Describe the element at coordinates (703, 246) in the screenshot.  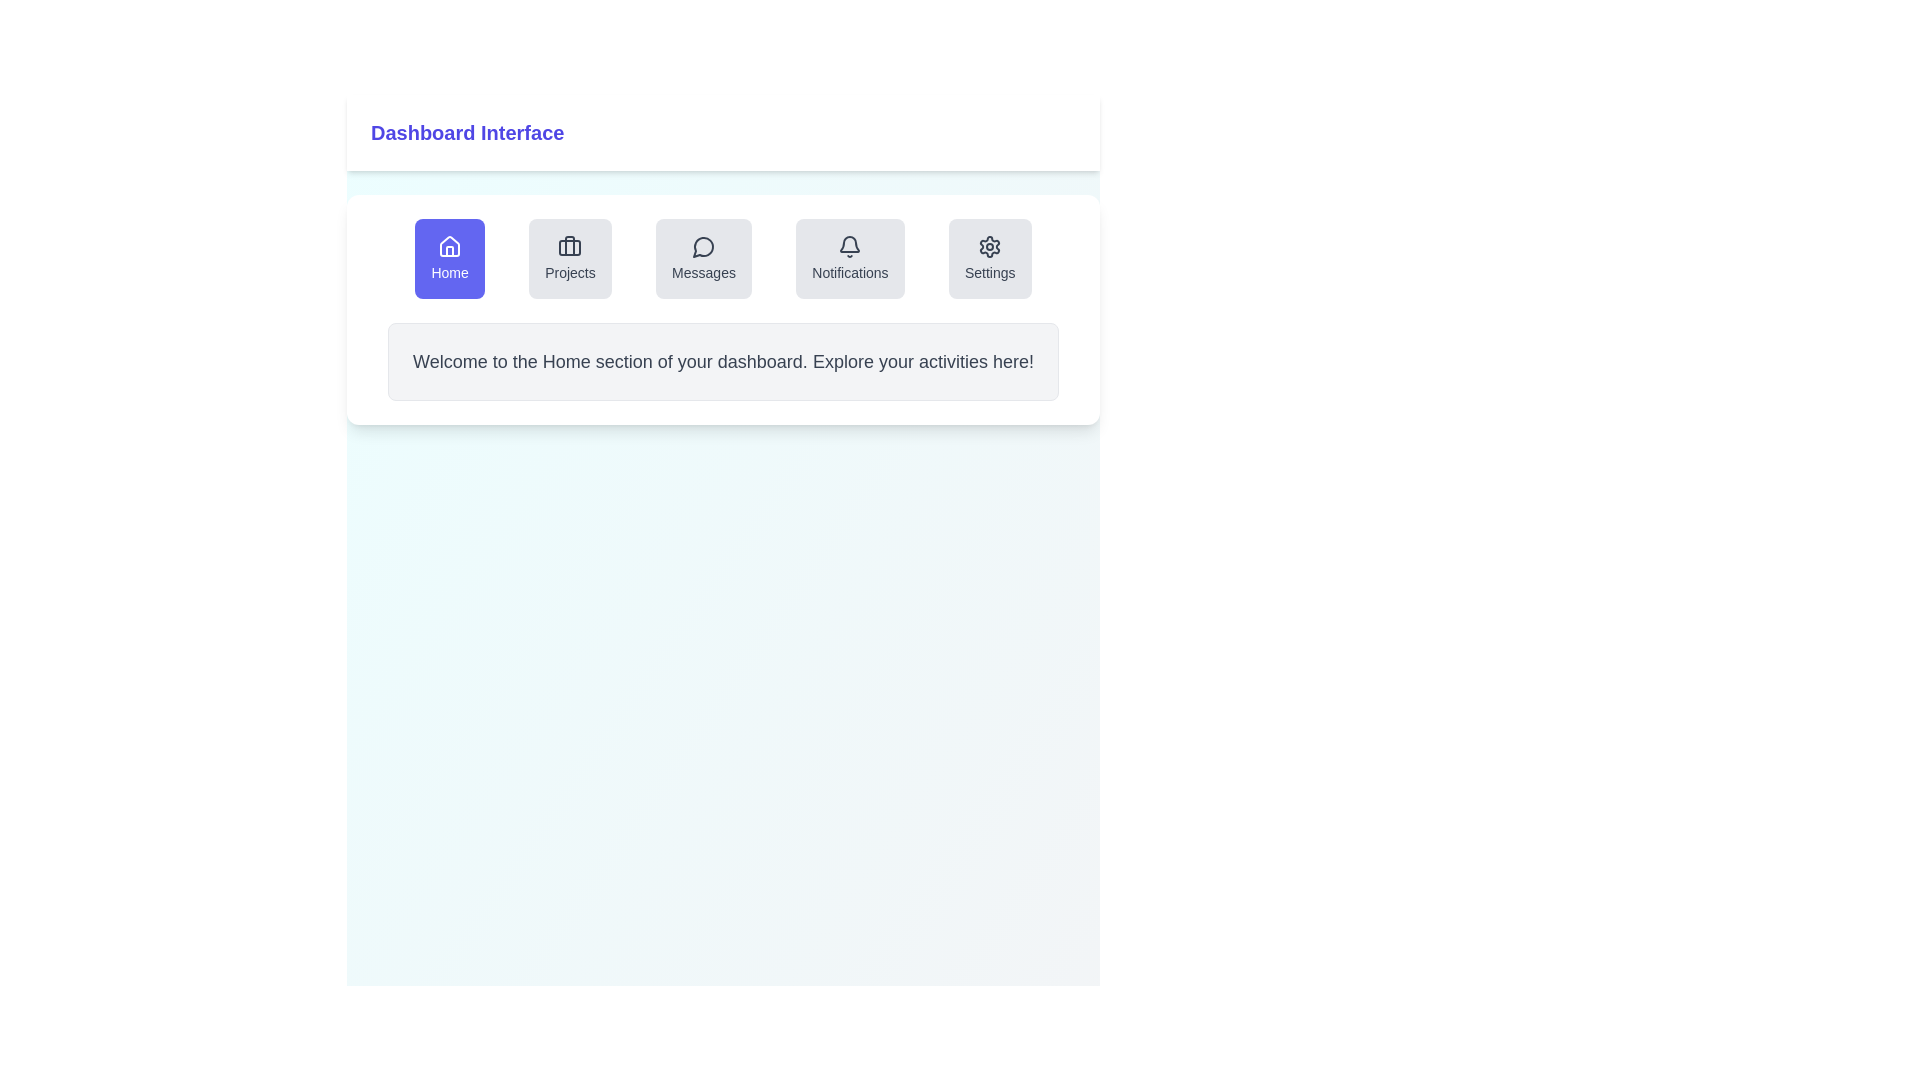
I see `the circular speech bubble icon with a gray stroke in the 'Messages' section of the navigation bar` at that location.